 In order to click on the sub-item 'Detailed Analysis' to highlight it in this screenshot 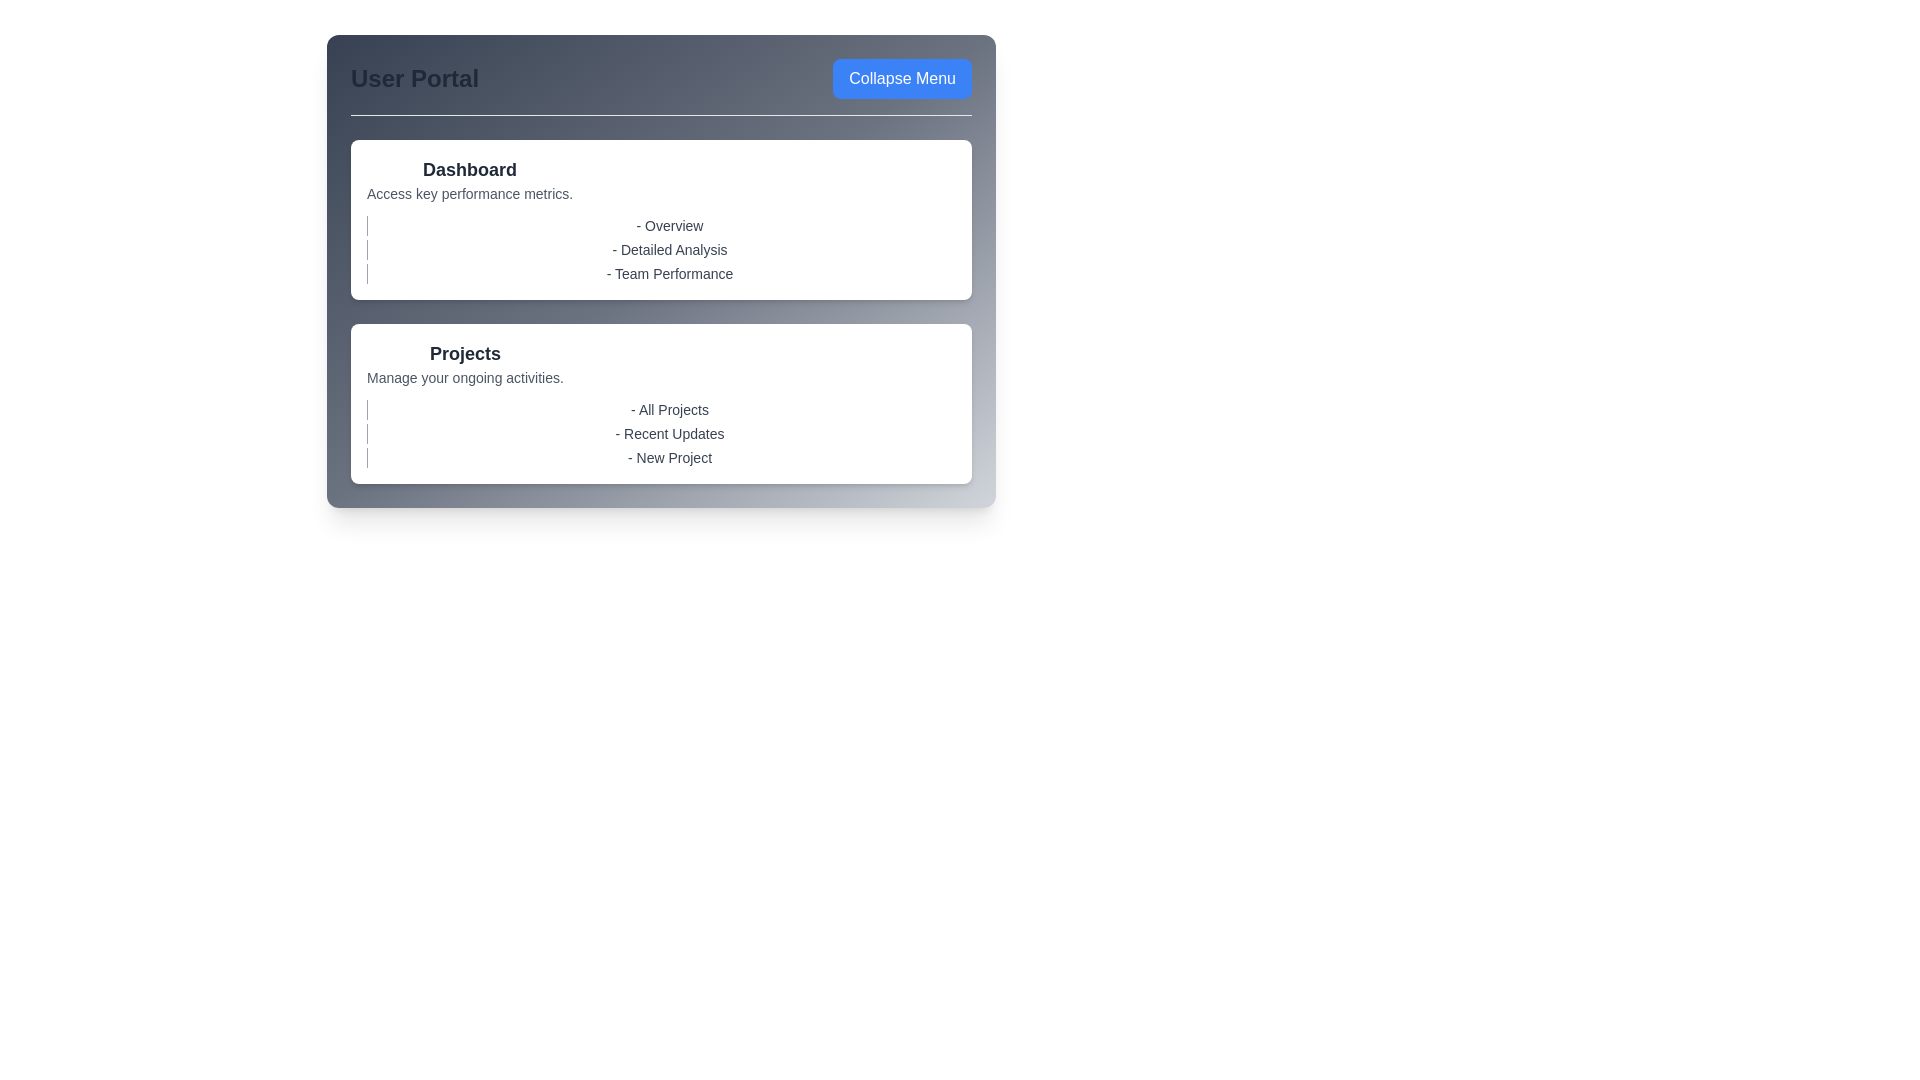, I will do `click(661, 249)`.